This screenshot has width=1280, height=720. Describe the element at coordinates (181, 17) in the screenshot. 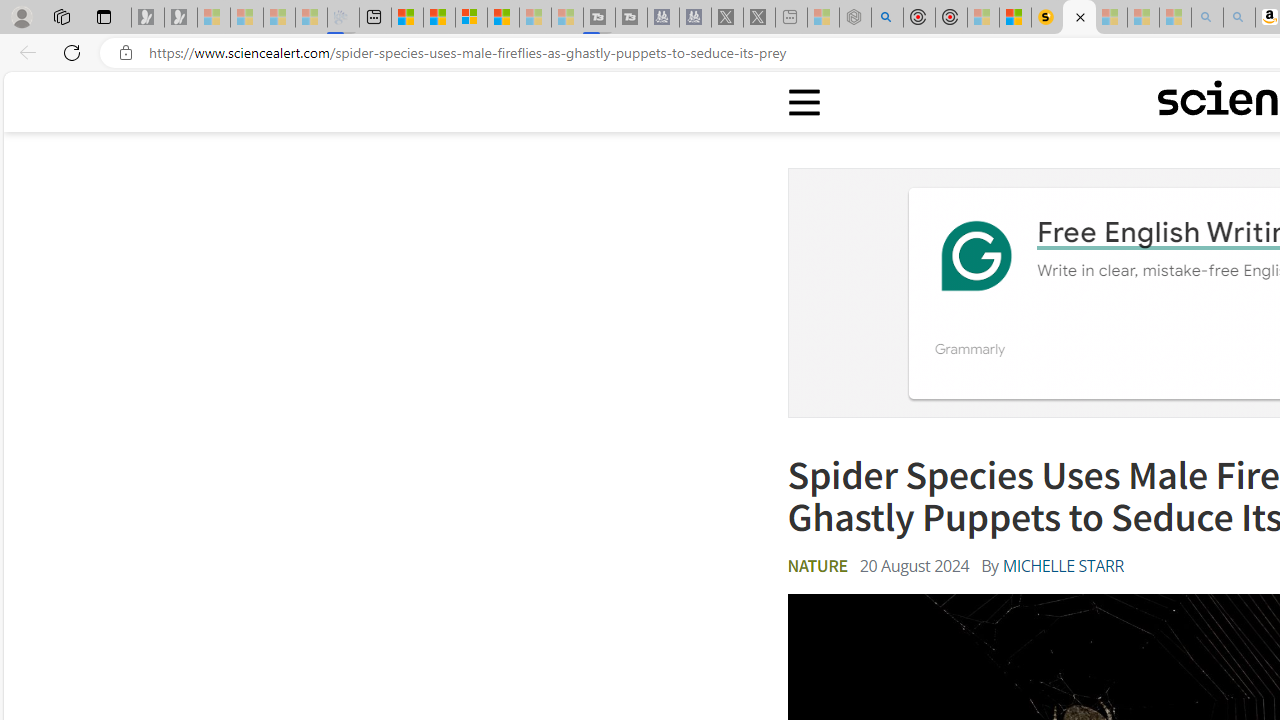

I see `'Newsletter Sign Up - Sleeping'` at that location.